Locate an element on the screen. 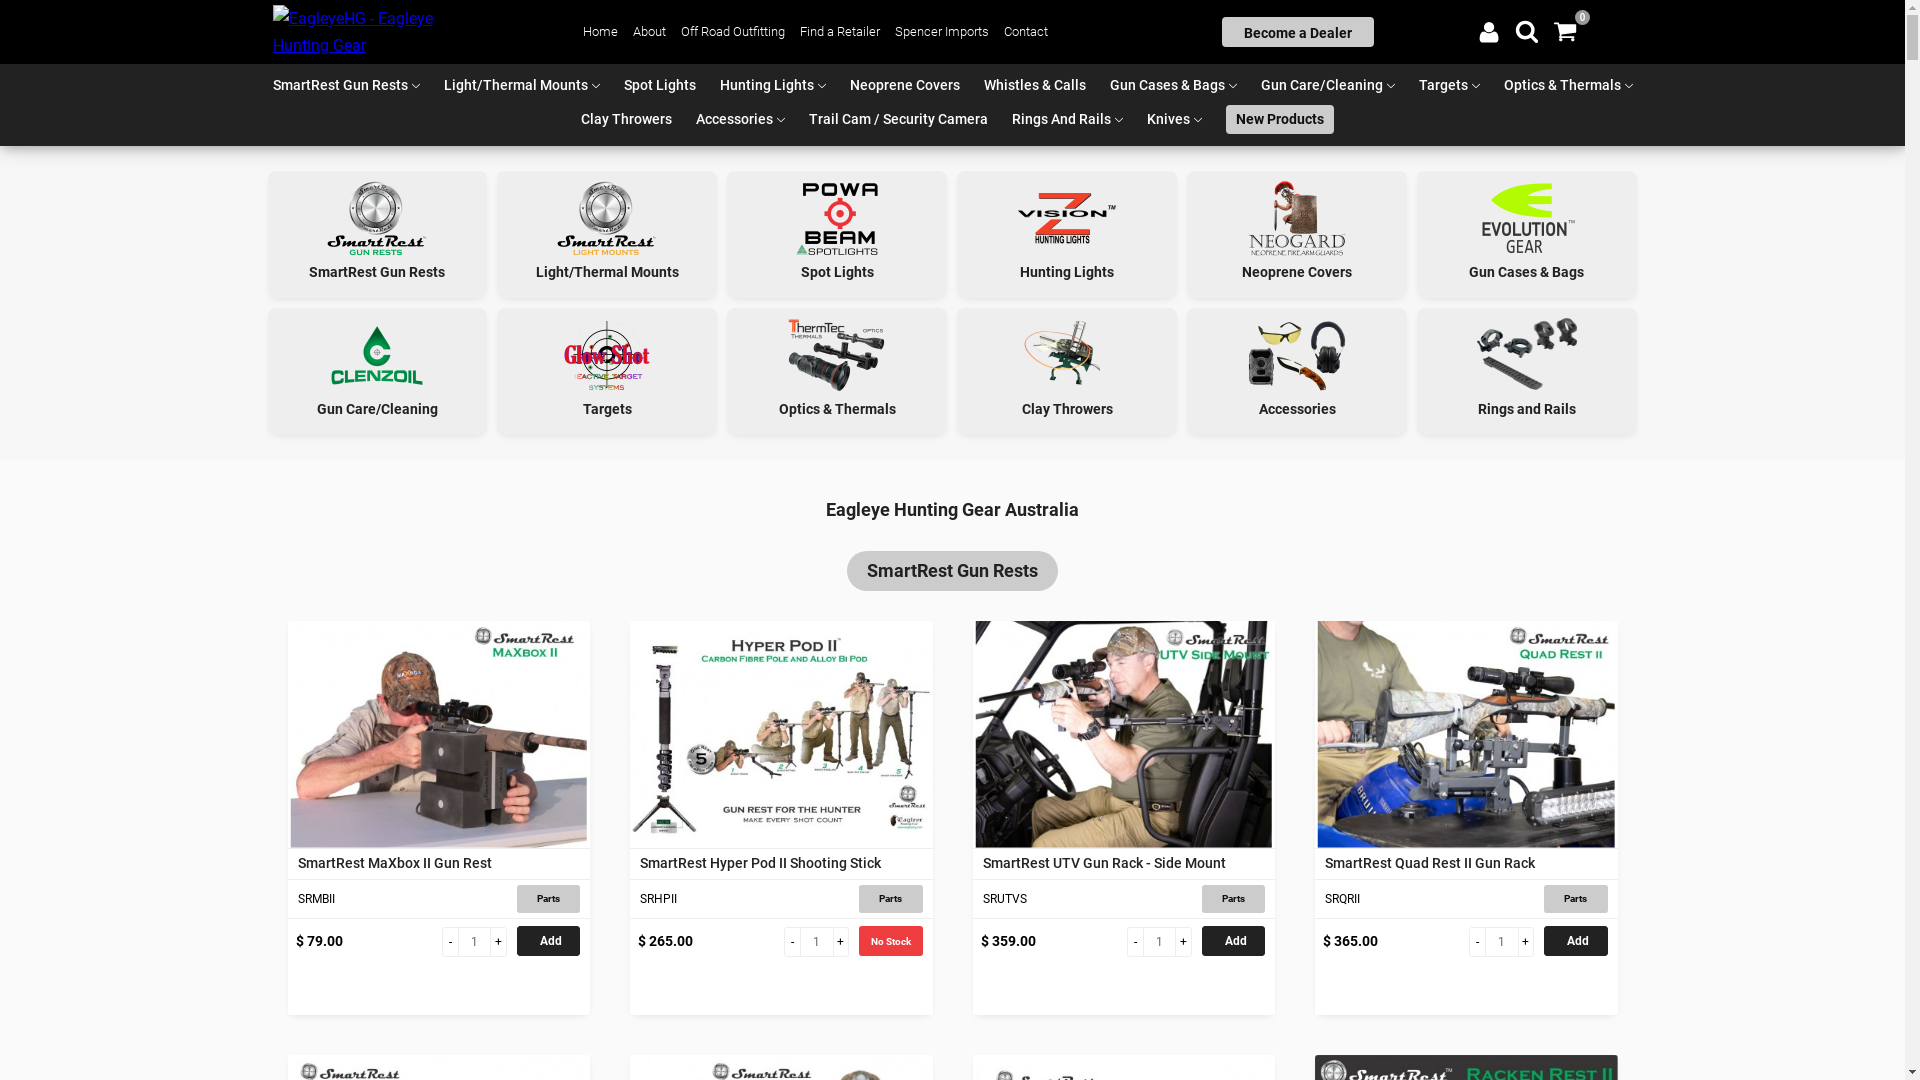 This screenshot has height=1080, width=1920. 'Parts' is located at coordinates (889, 897).